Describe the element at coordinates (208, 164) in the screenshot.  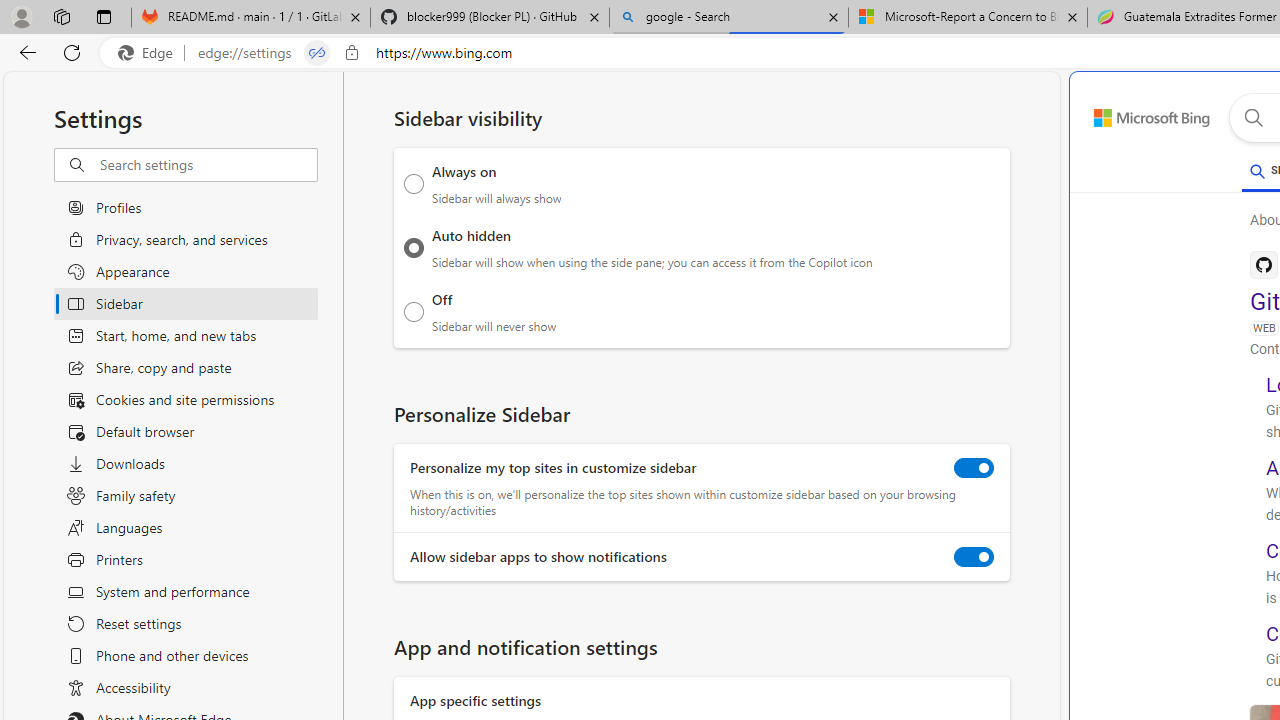
I see `'Search settings'` at that location.